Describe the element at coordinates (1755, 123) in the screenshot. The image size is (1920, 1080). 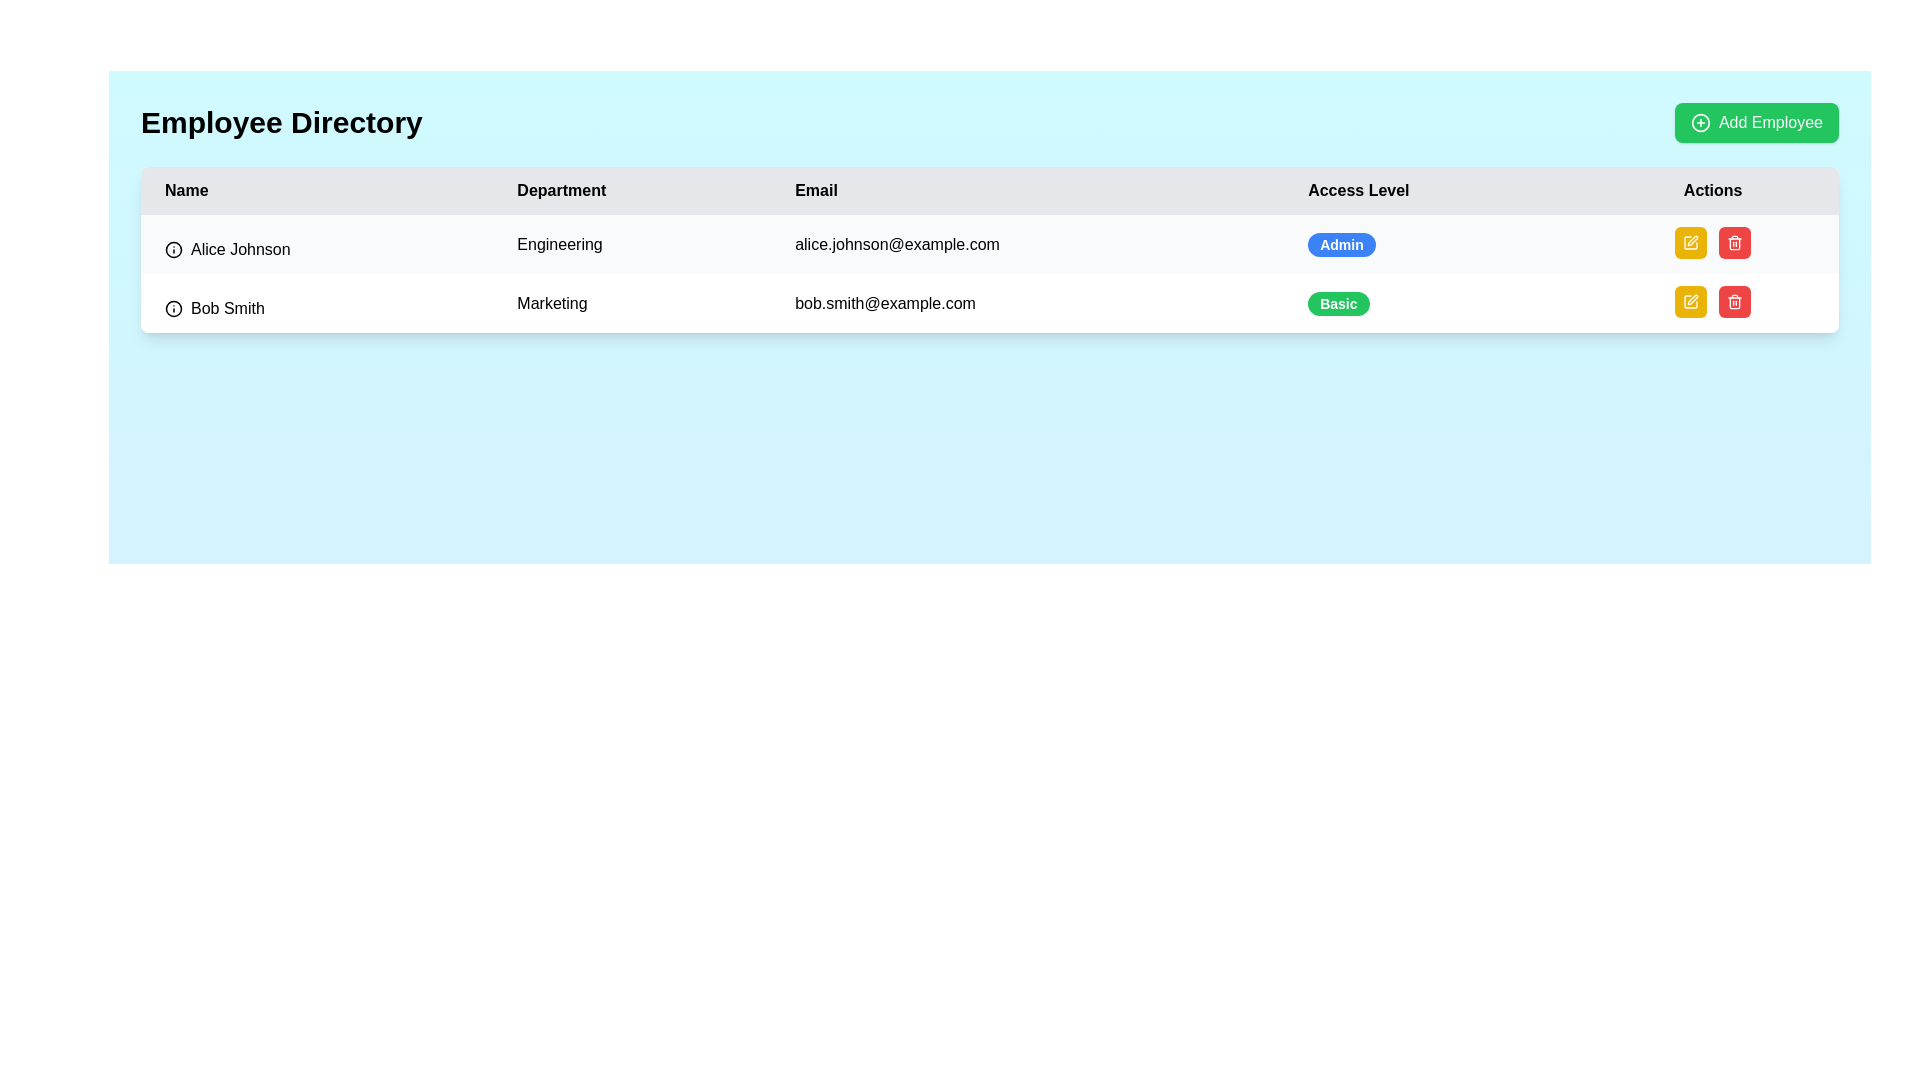
I see `the 'Add Employee' button, which is a green button with rounded corners and white text, located at the top-right corner of the interface adjacent to the 'Employee Directory' label` at that location.